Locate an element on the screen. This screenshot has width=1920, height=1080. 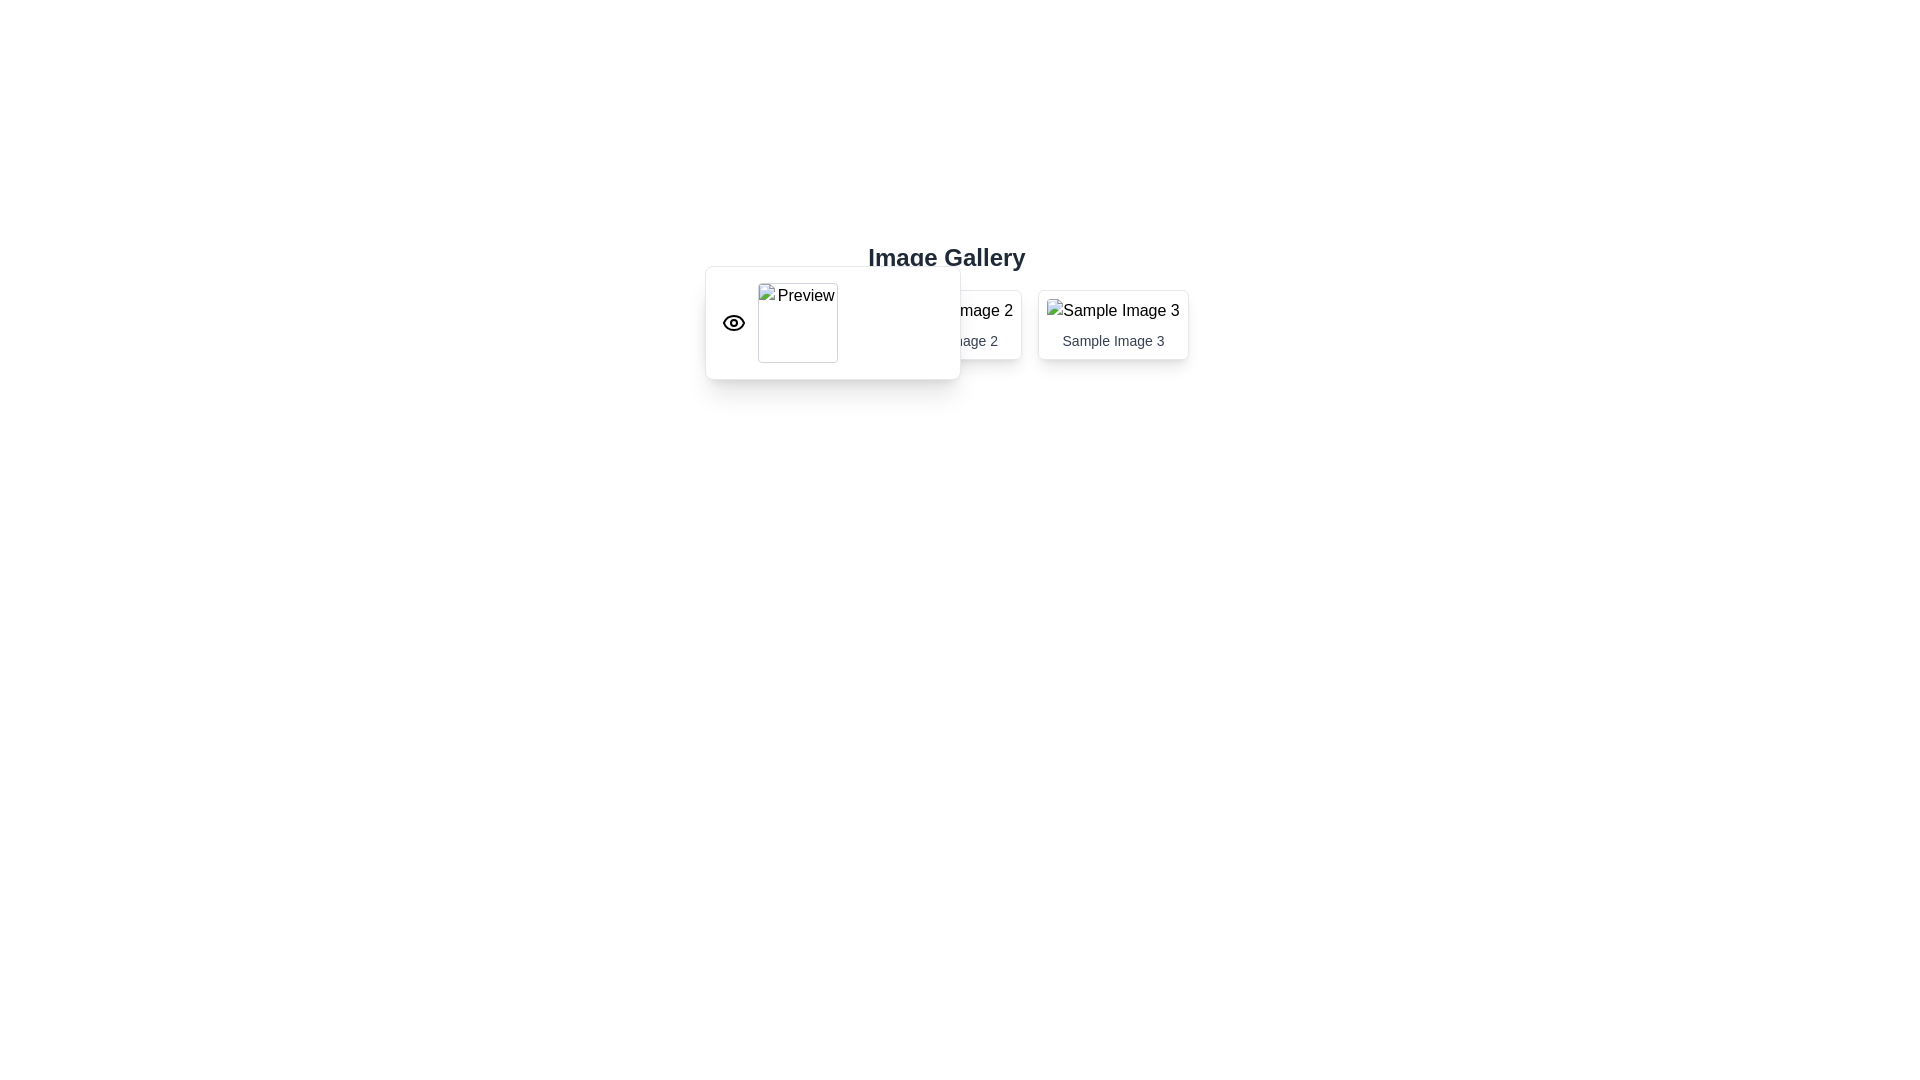
the image on the third Image Card in the grid layout, located to the right of the 'Sample Image 2' card is located at coordinates (1112, 323).